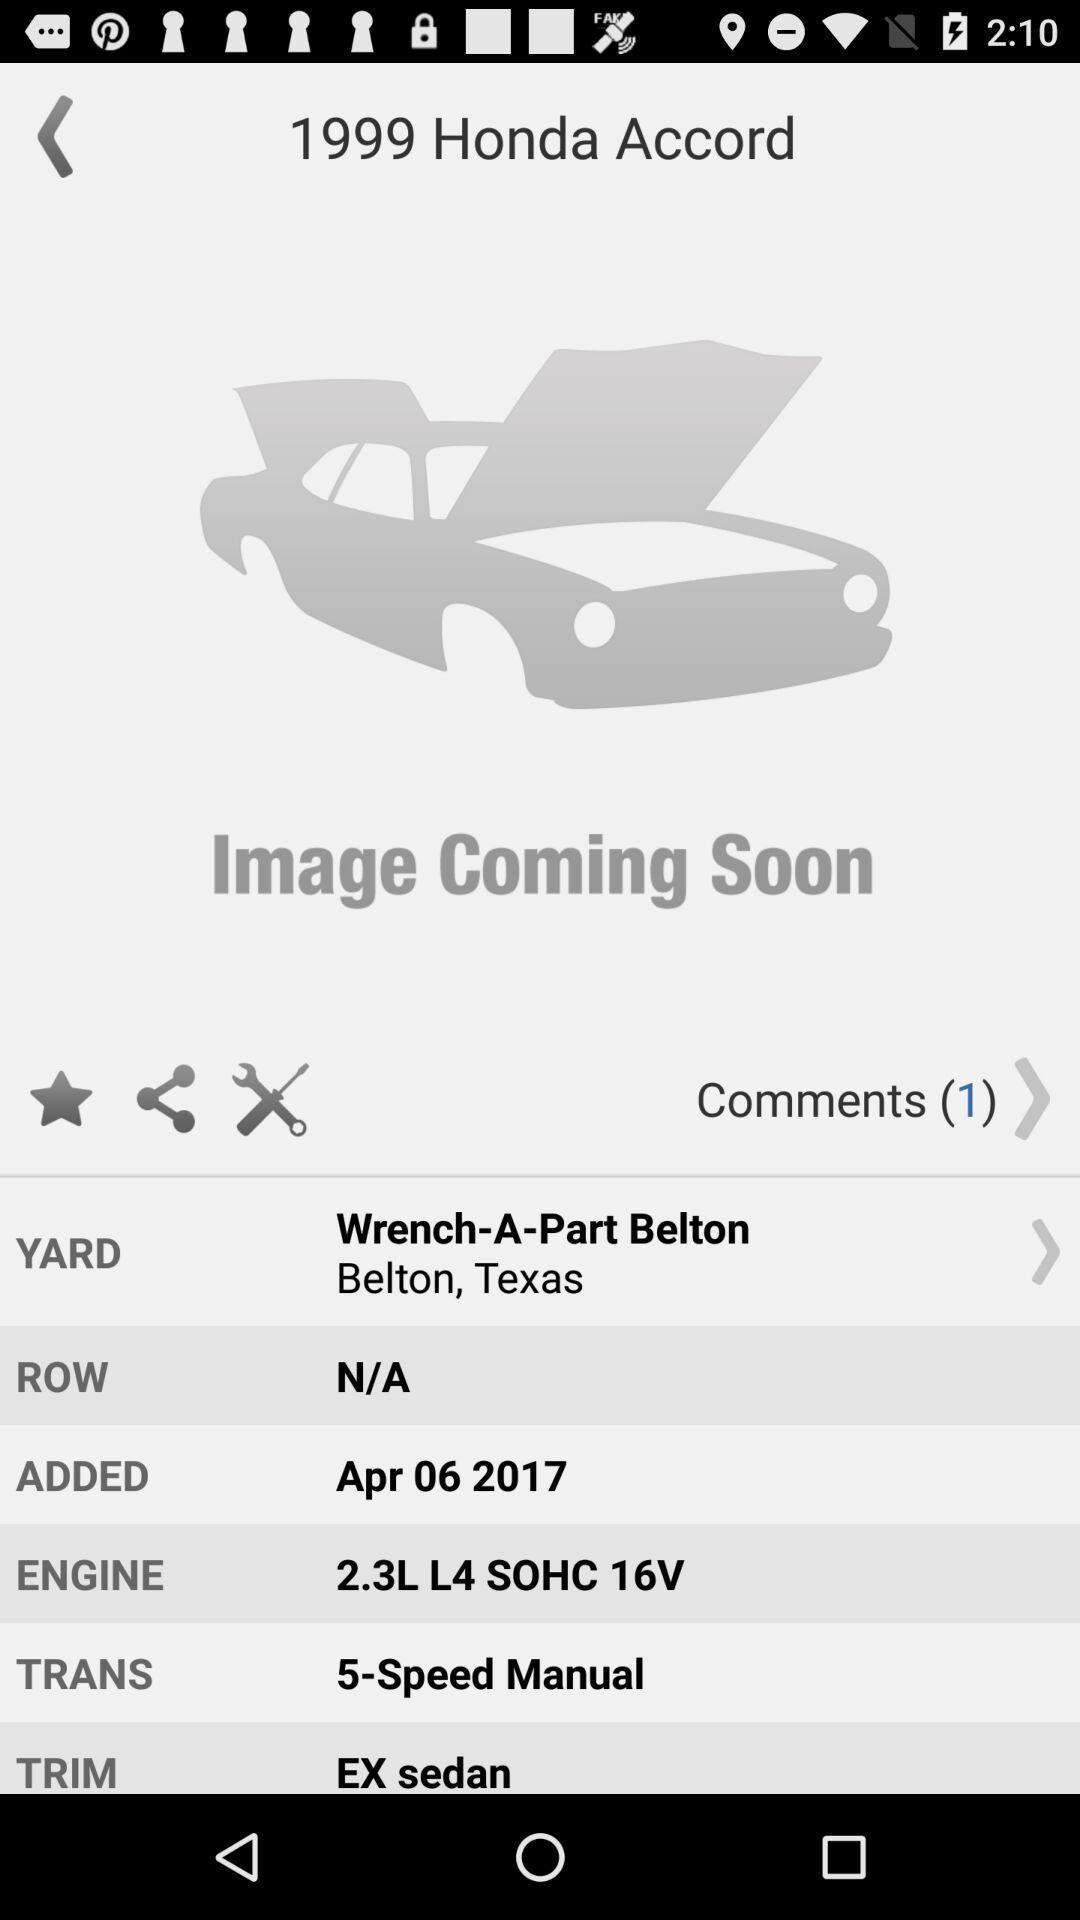  I want to click on the star icon, so click(59, 1176).